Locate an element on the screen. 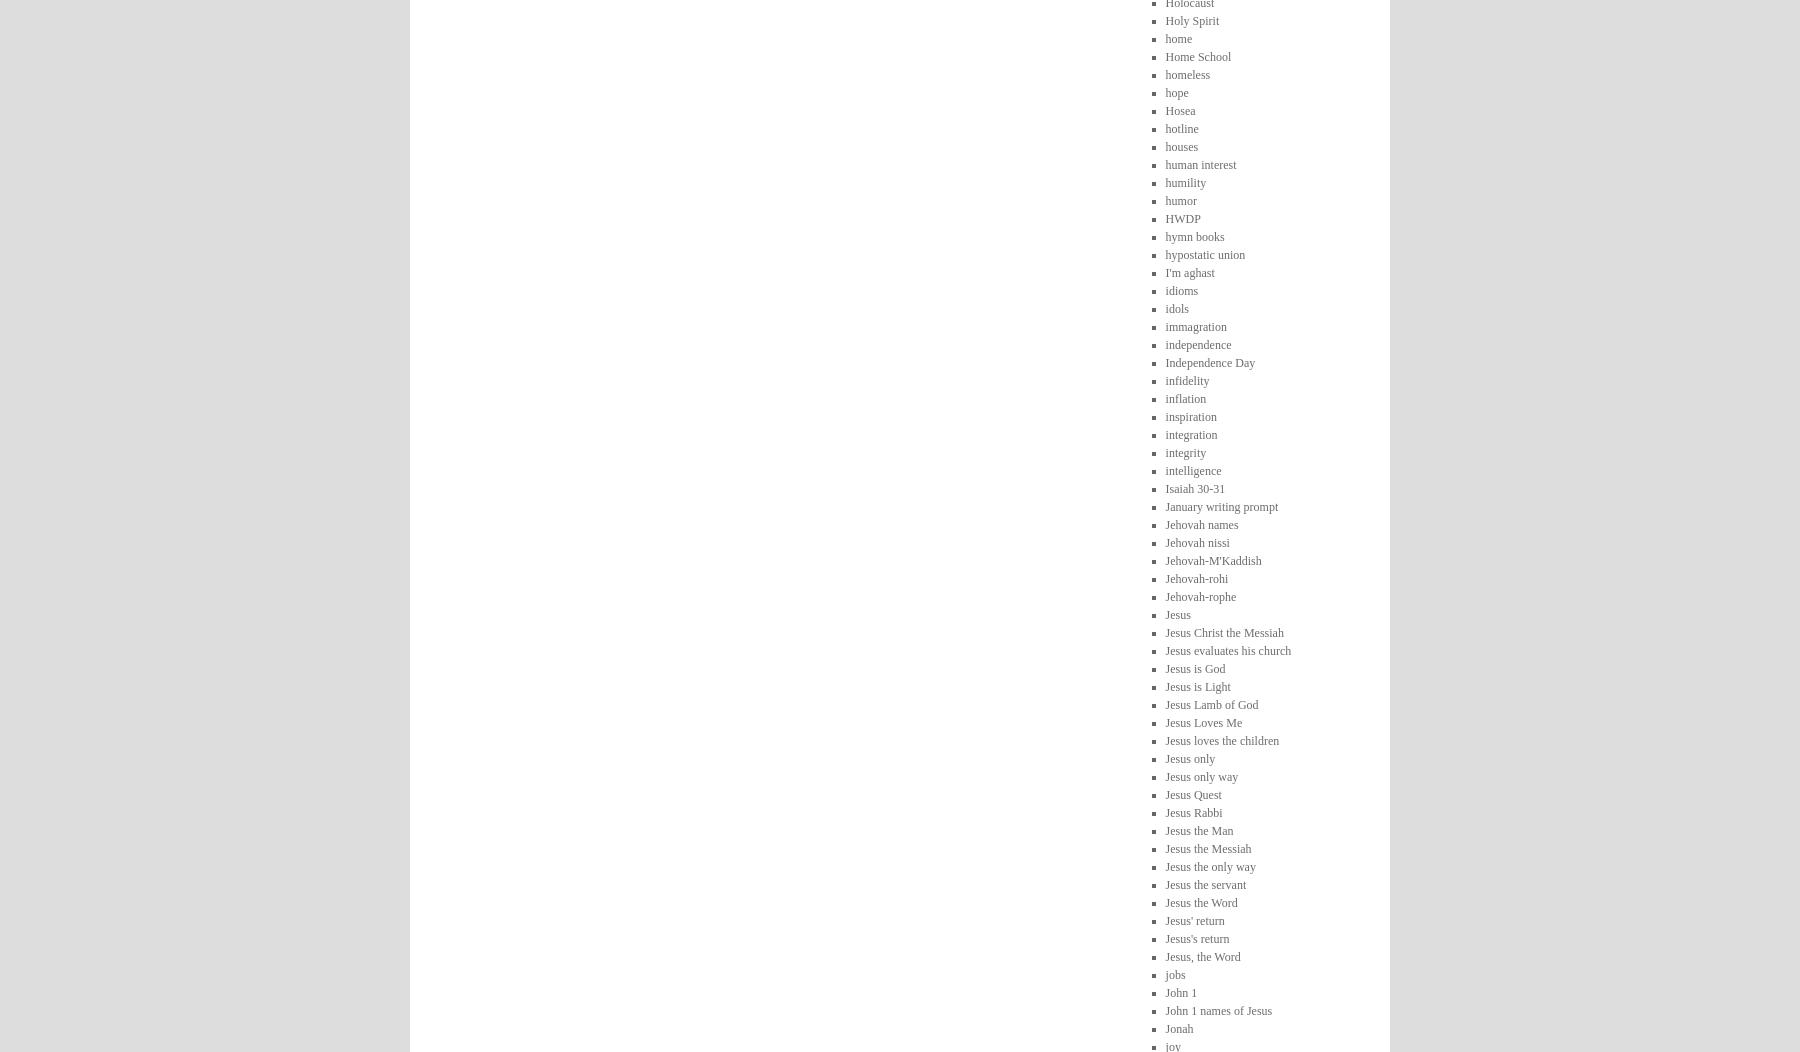 The image size is (1800, 1052). 'Jesus' return' is located at coordinates (1193, 919).